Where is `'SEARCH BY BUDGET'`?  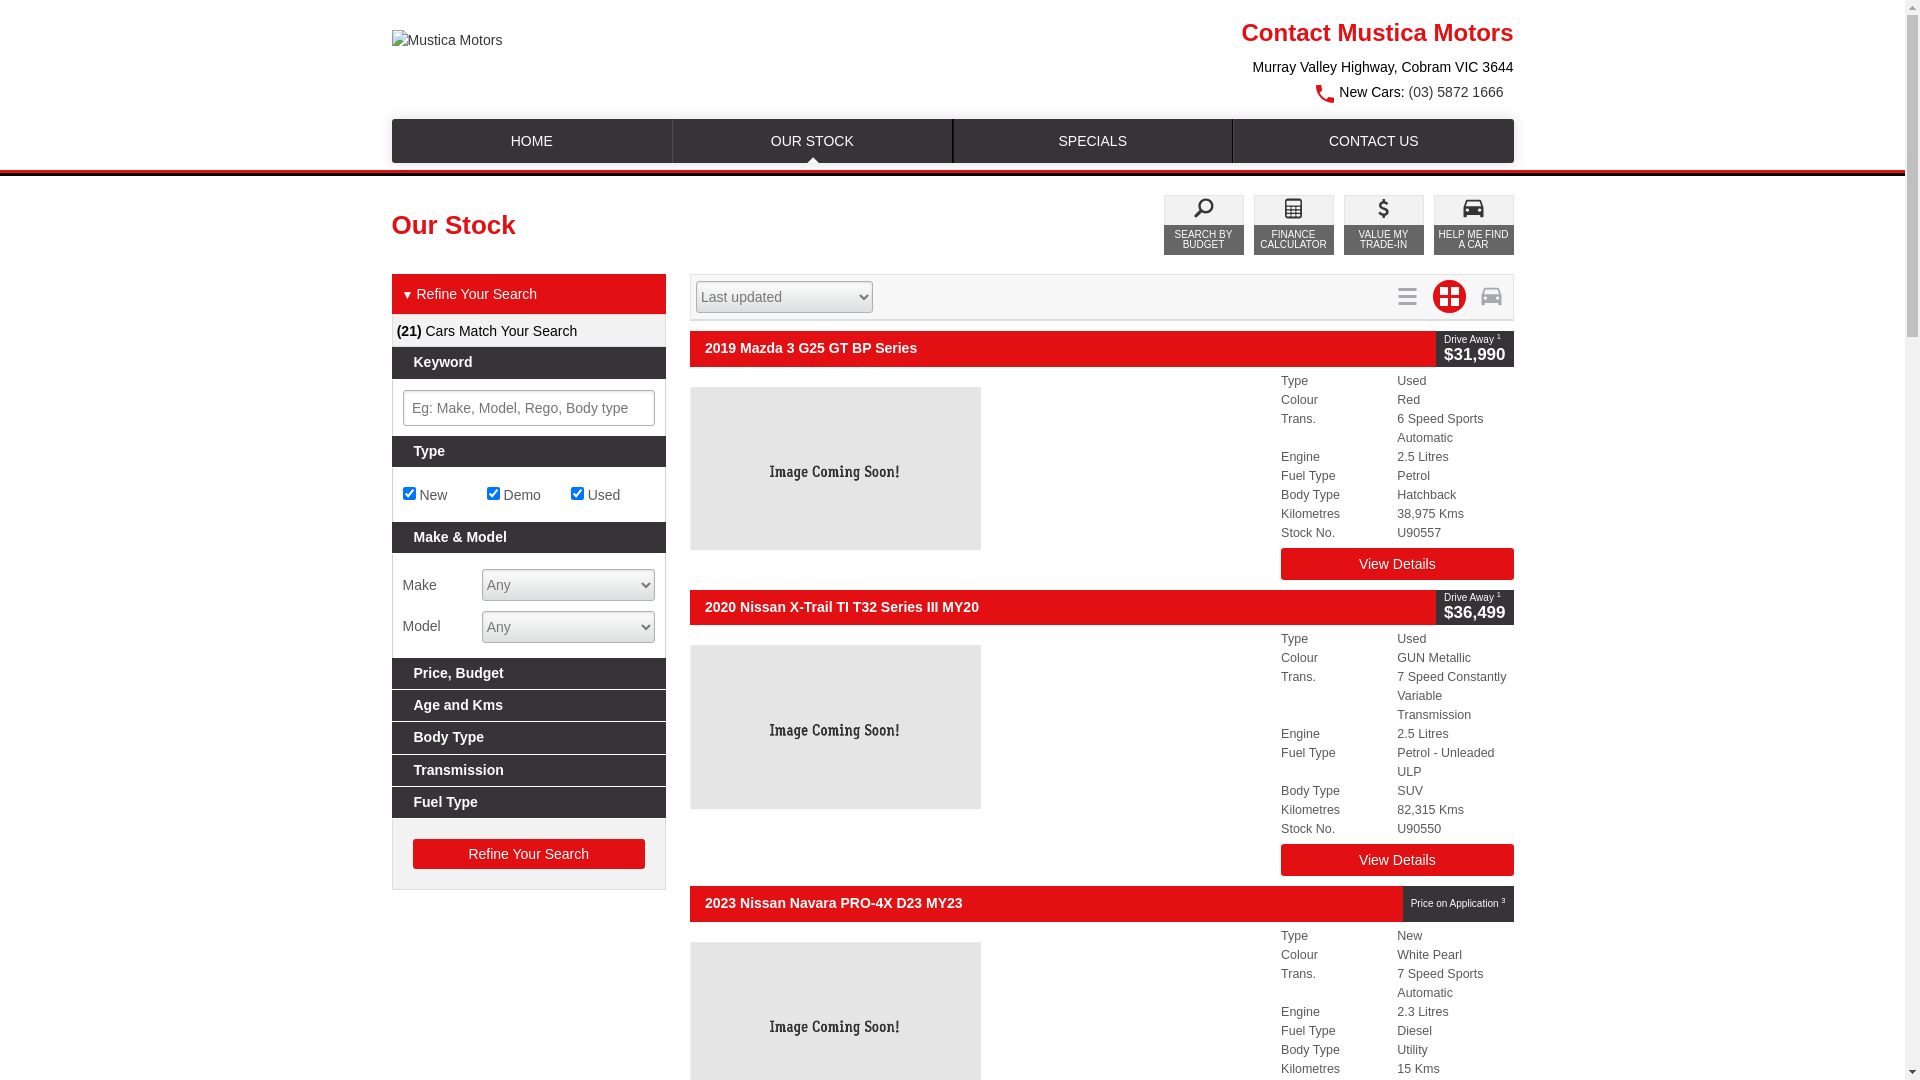
'SEARCH BY BUDGET' is located at coordinates (1163, 224).